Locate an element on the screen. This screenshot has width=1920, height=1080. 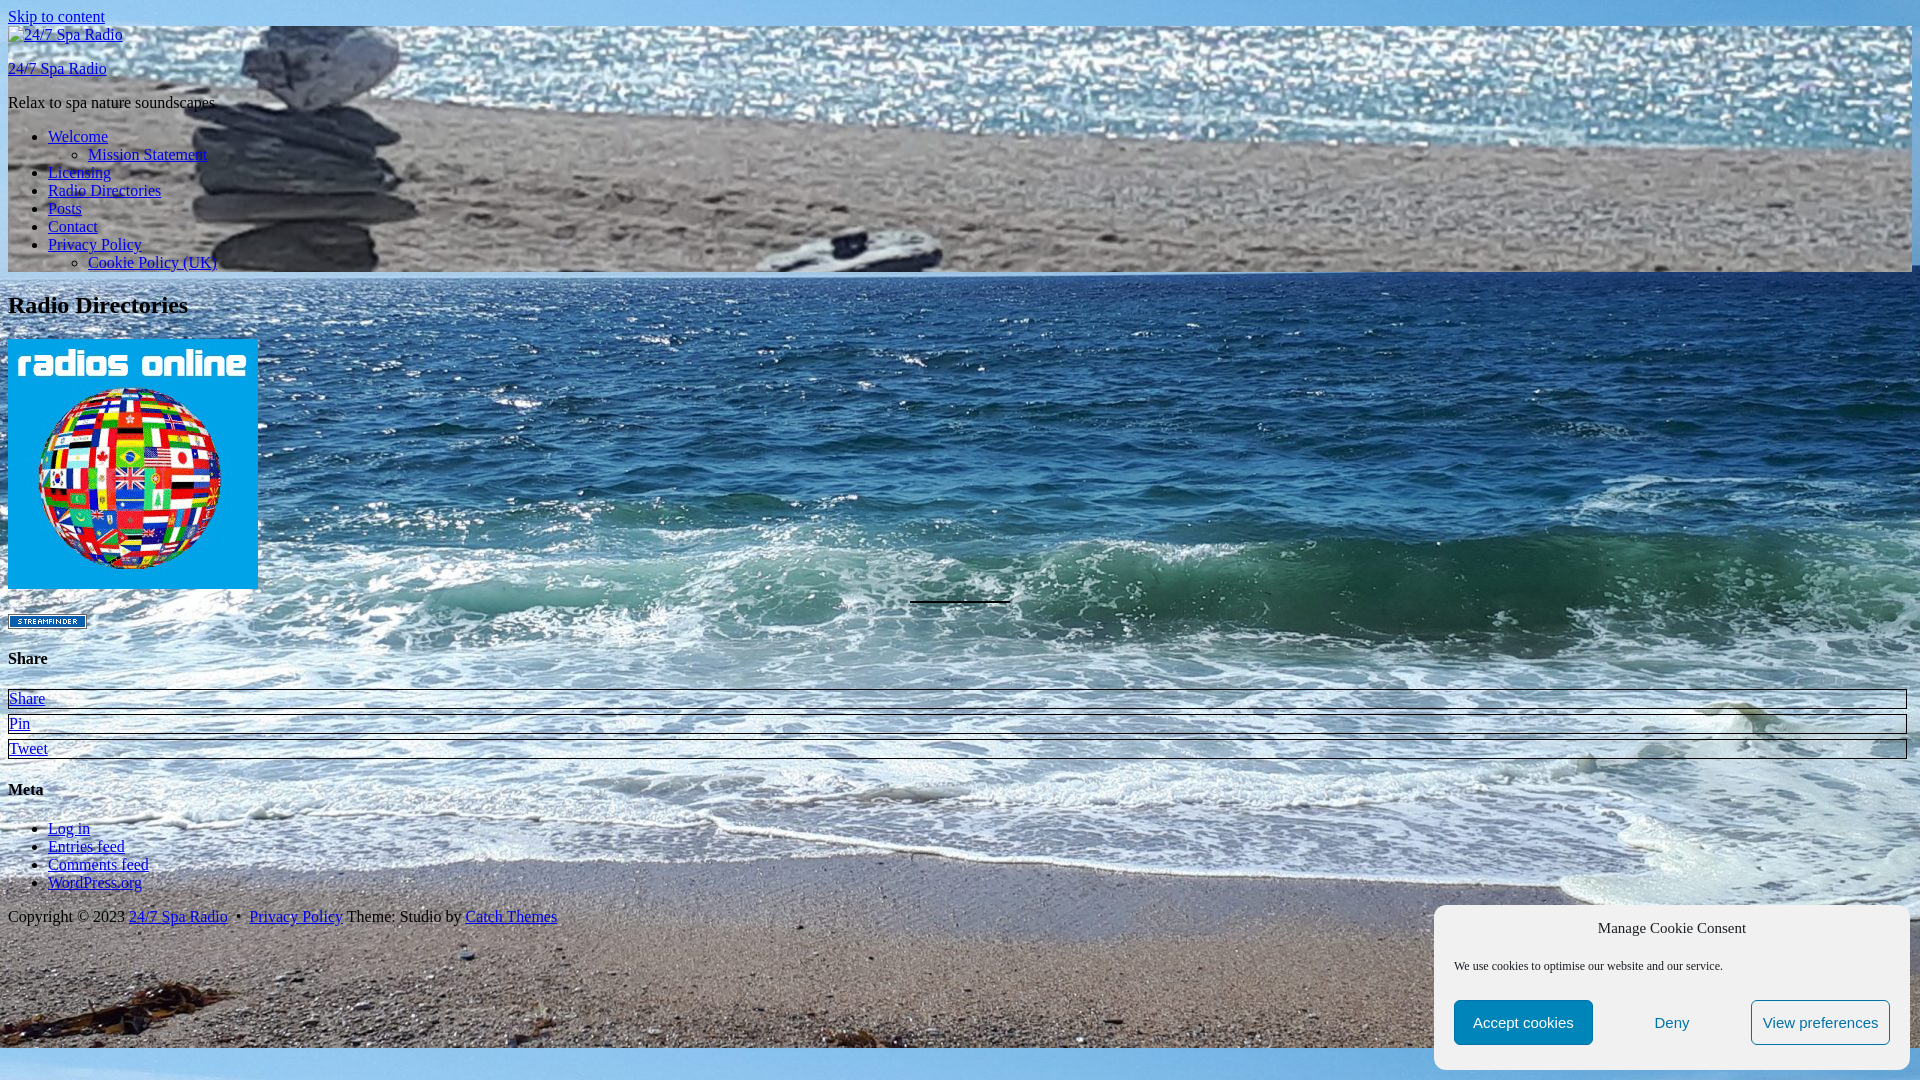
'Skip to content' is located at coordinates (56, 16).